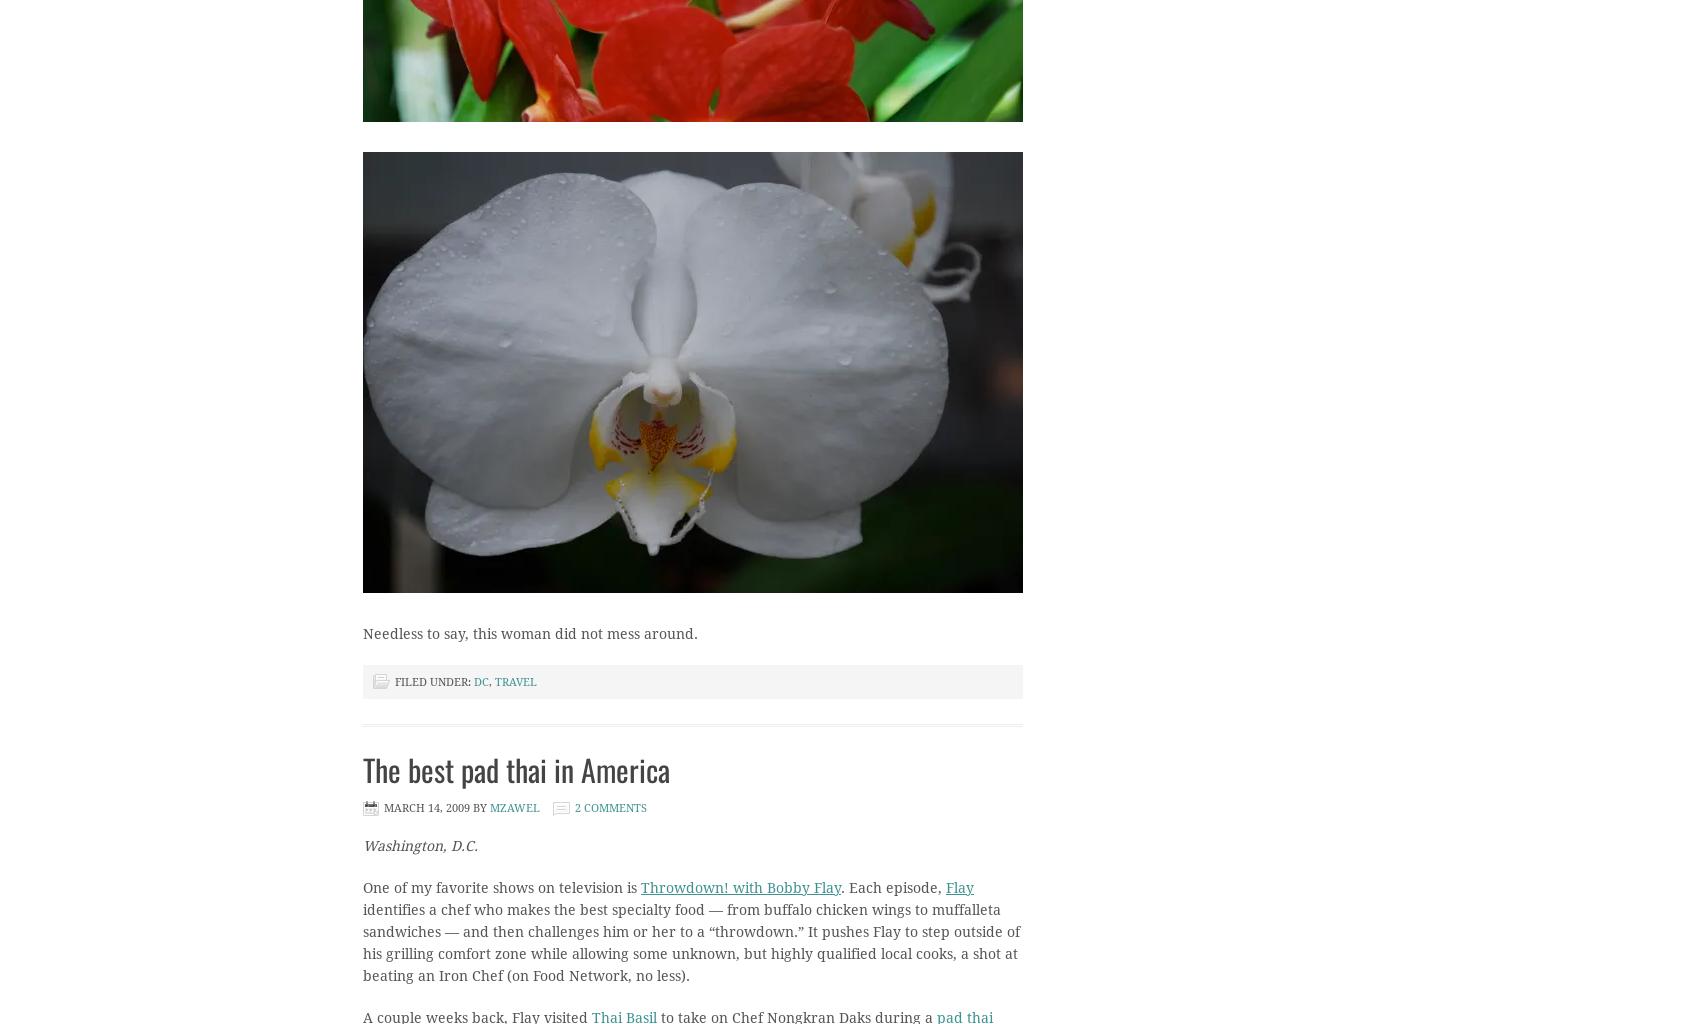 The image size is (1686, 1024). I want to click on 'Flay', so click(959, 888).